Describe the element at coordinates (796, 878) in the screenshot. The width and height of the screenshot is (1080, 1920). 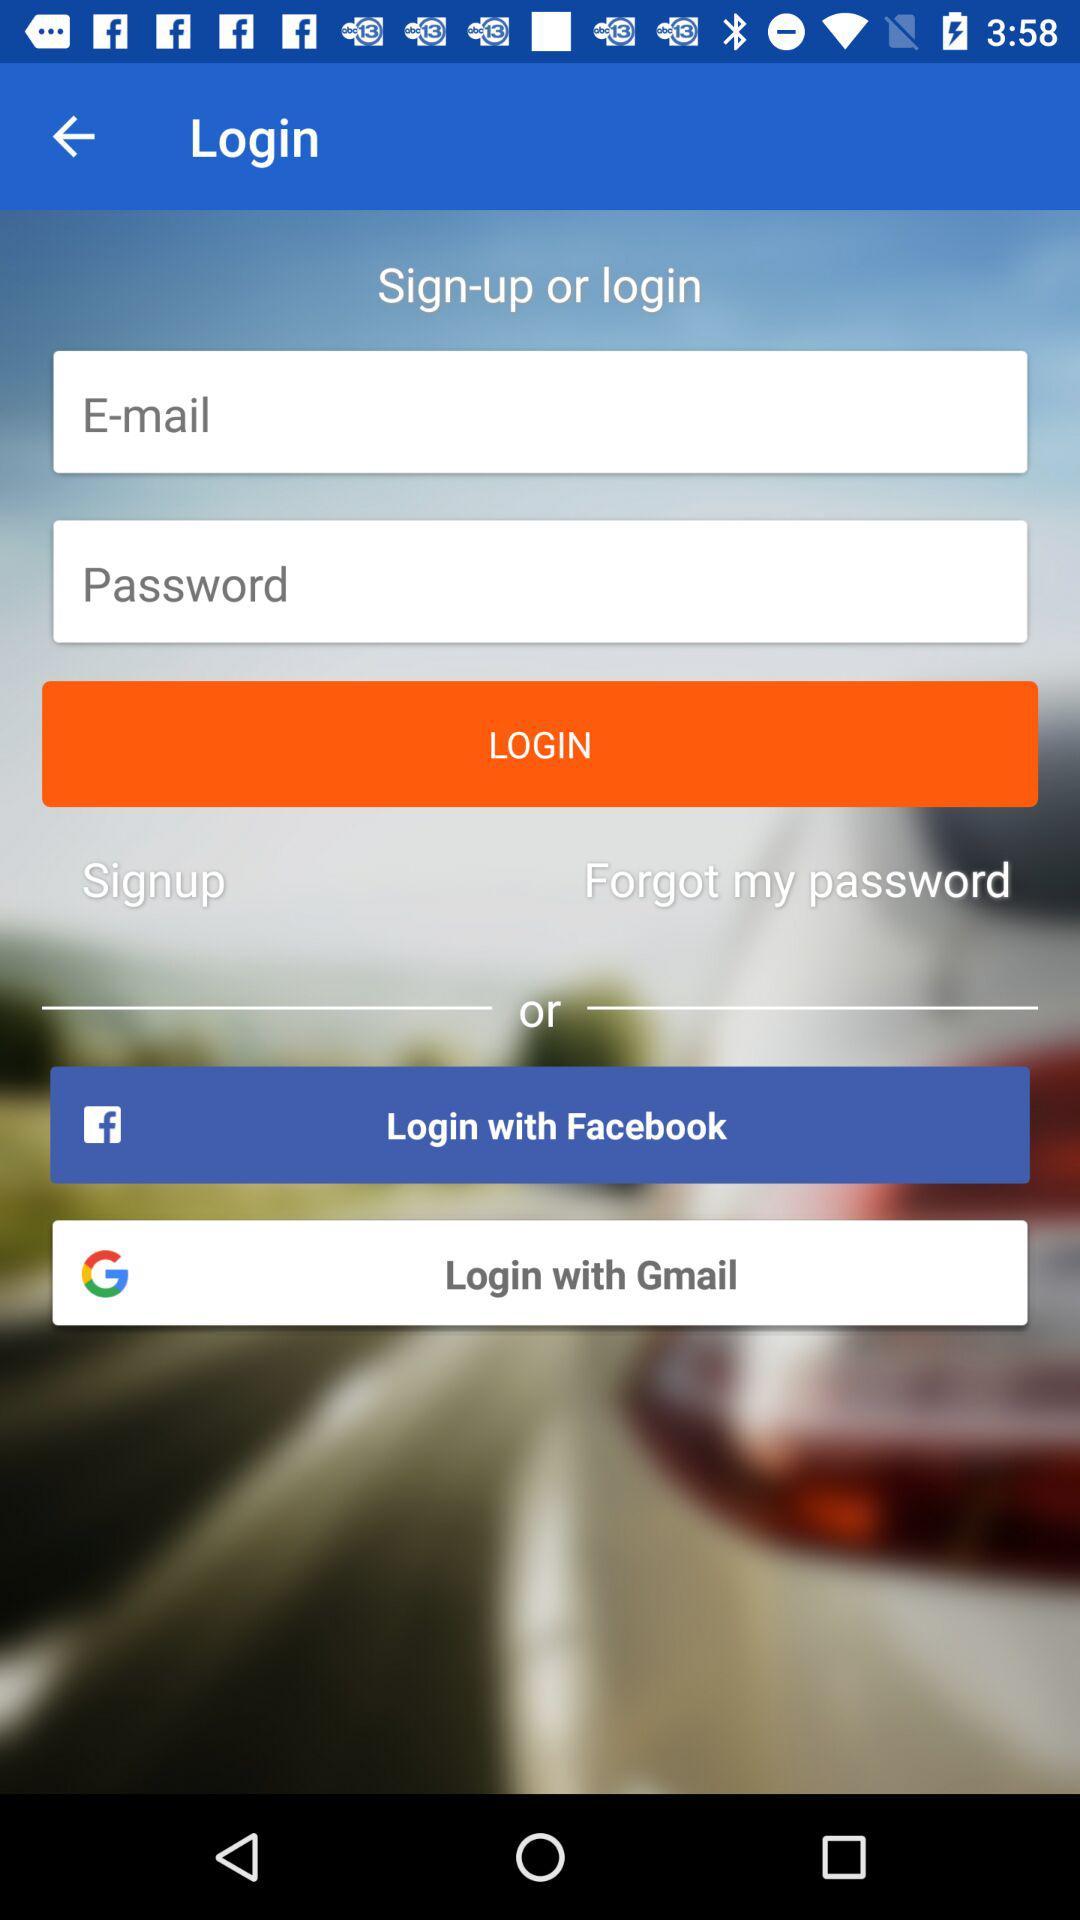
I see `the forgot my password icon` at that location.